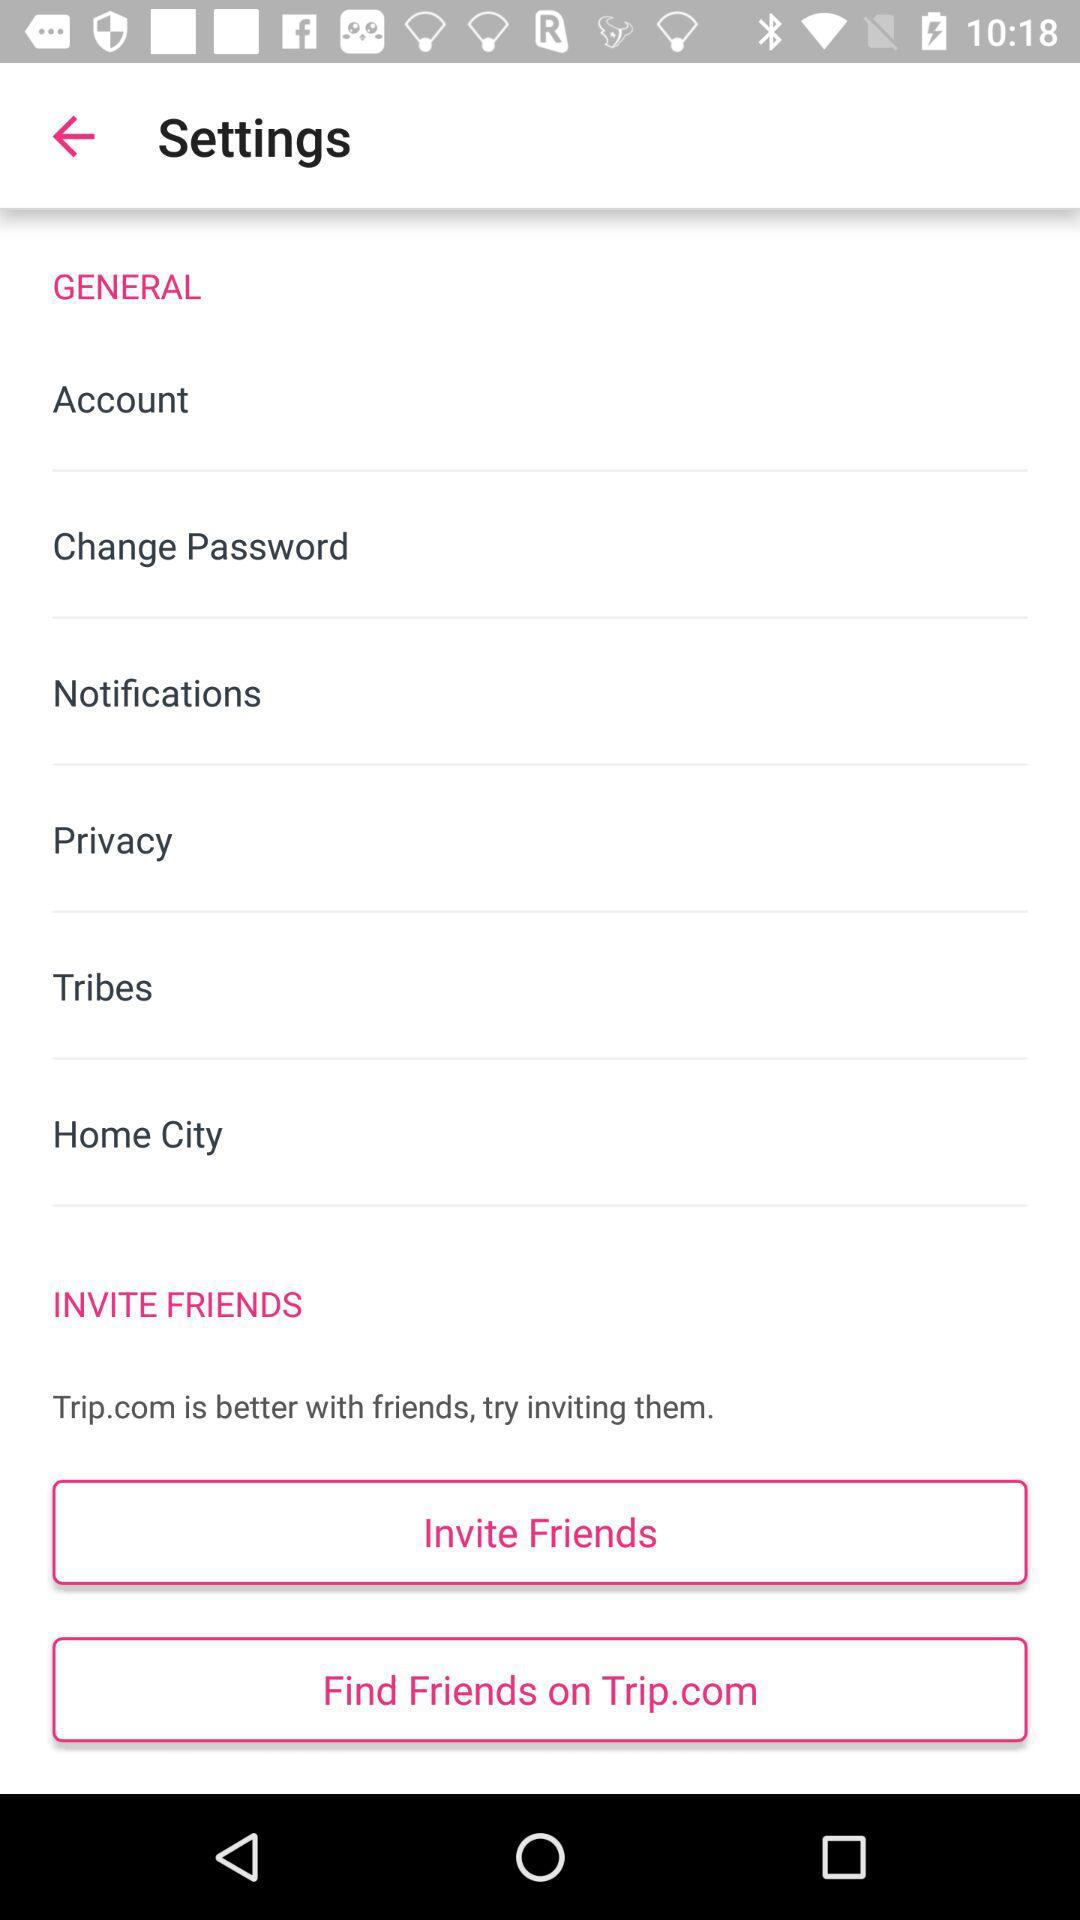  Describe the element at coordinates (72, 135) in the screenshot. I see `item next to settings item` at that location.